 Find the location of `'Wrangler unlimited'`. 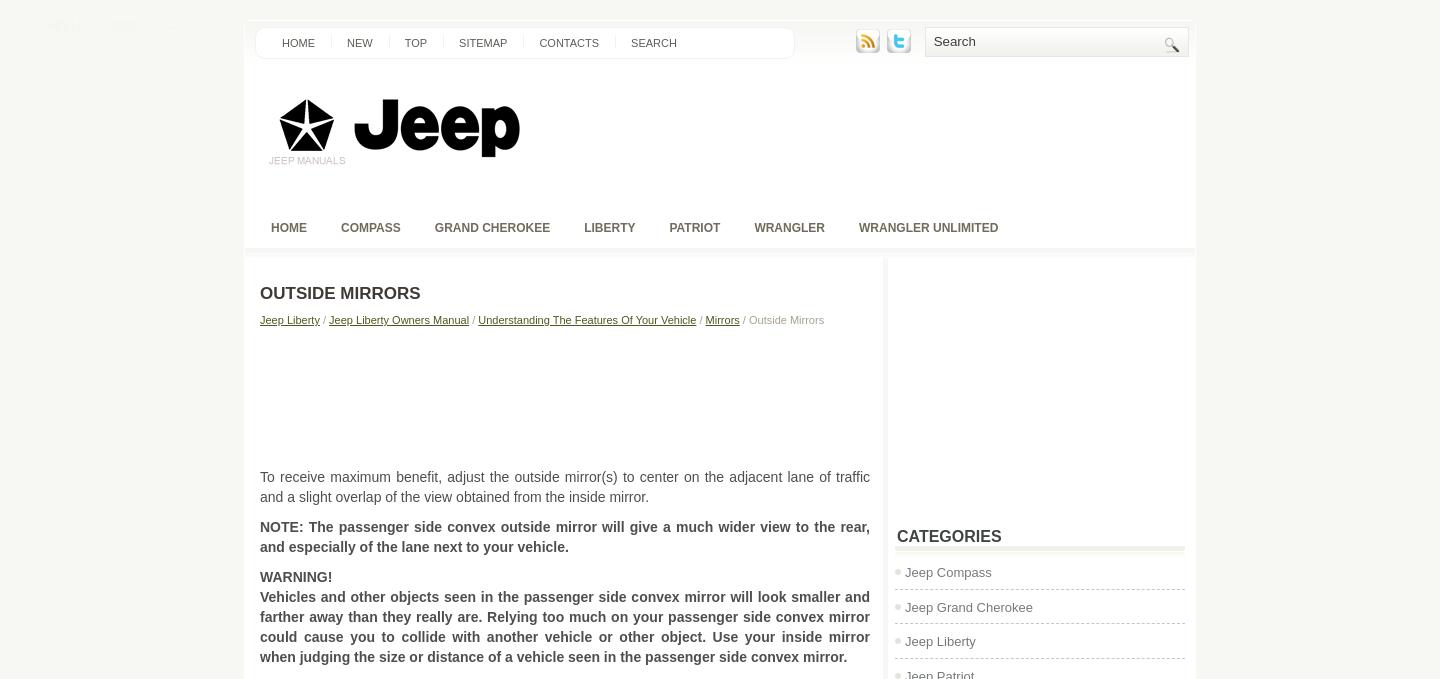

'Wrangler unlimited' is located at coordinates (928, 227).